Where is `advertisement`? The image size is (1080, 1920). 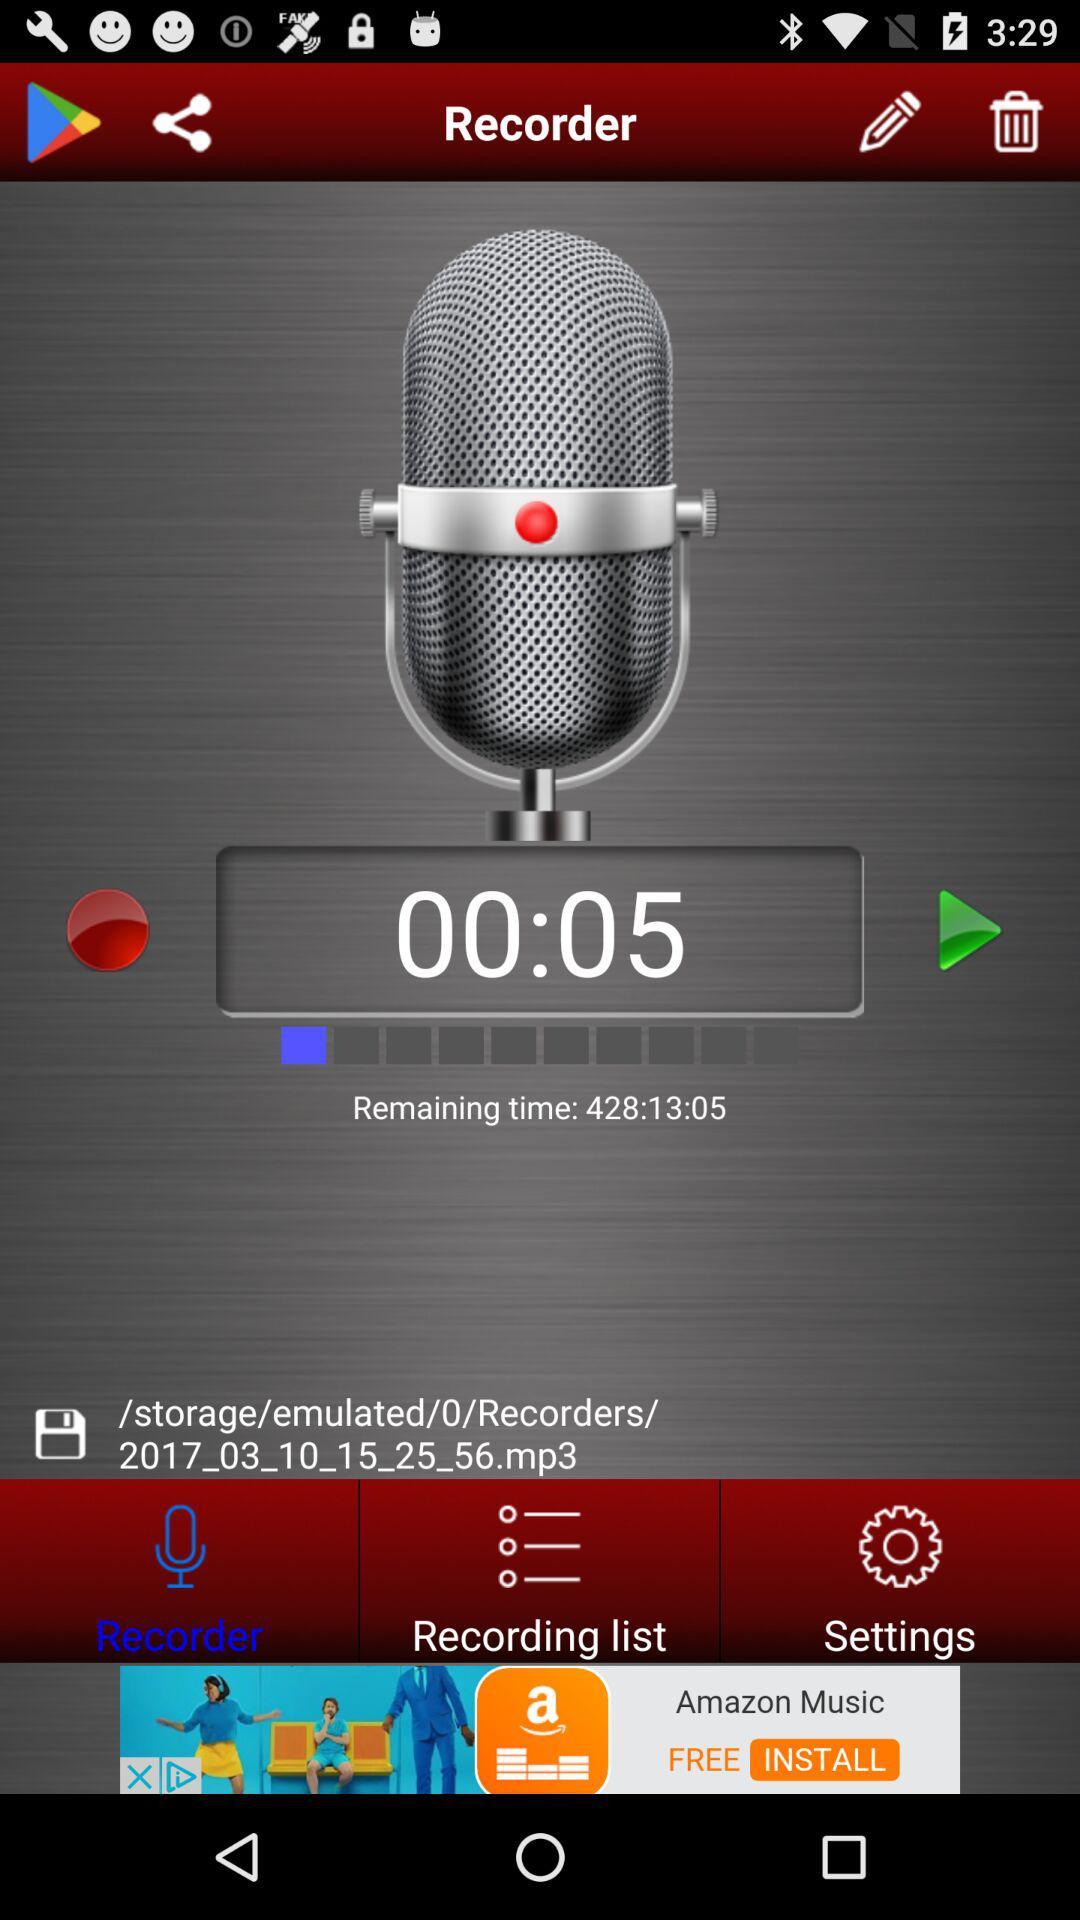
advertisement is located at coordinates (540, 1727).